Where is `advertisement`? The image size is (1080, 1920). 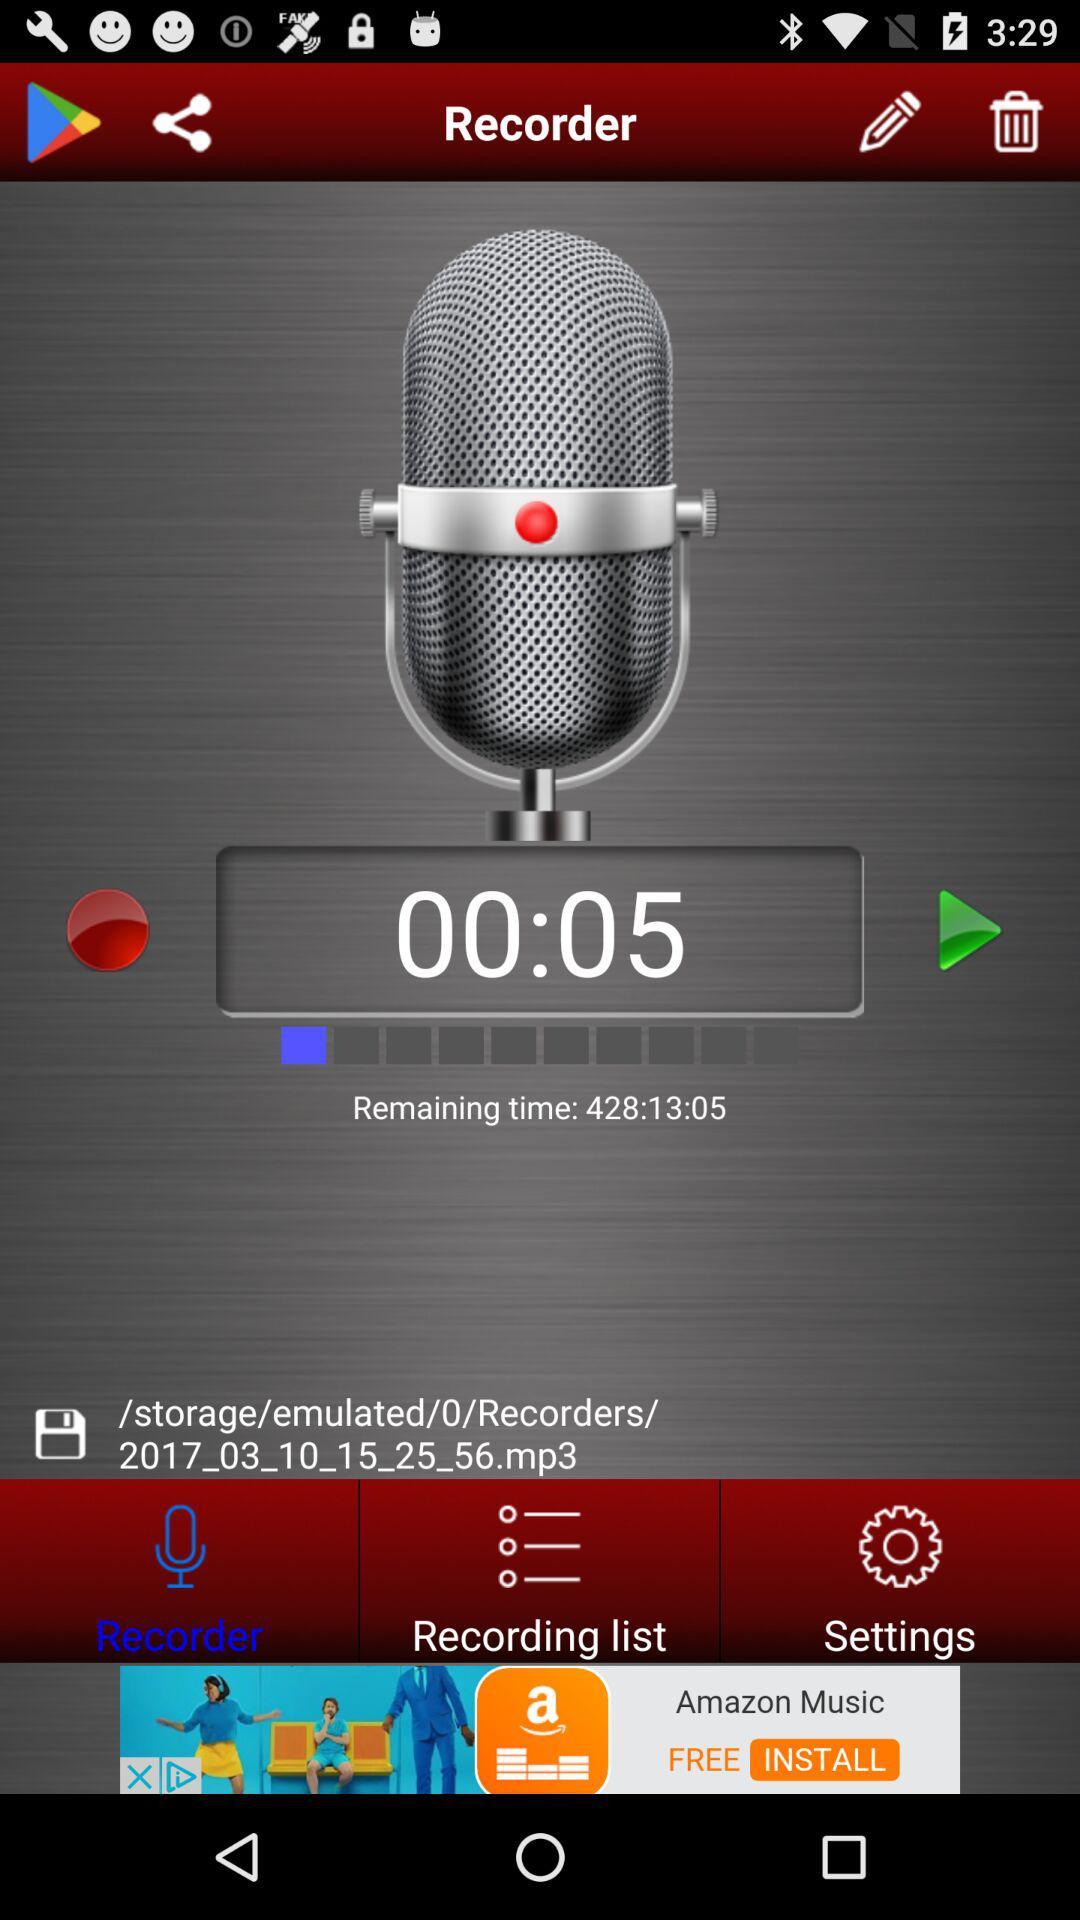
advertisement is located at coordinates (540, 1727).